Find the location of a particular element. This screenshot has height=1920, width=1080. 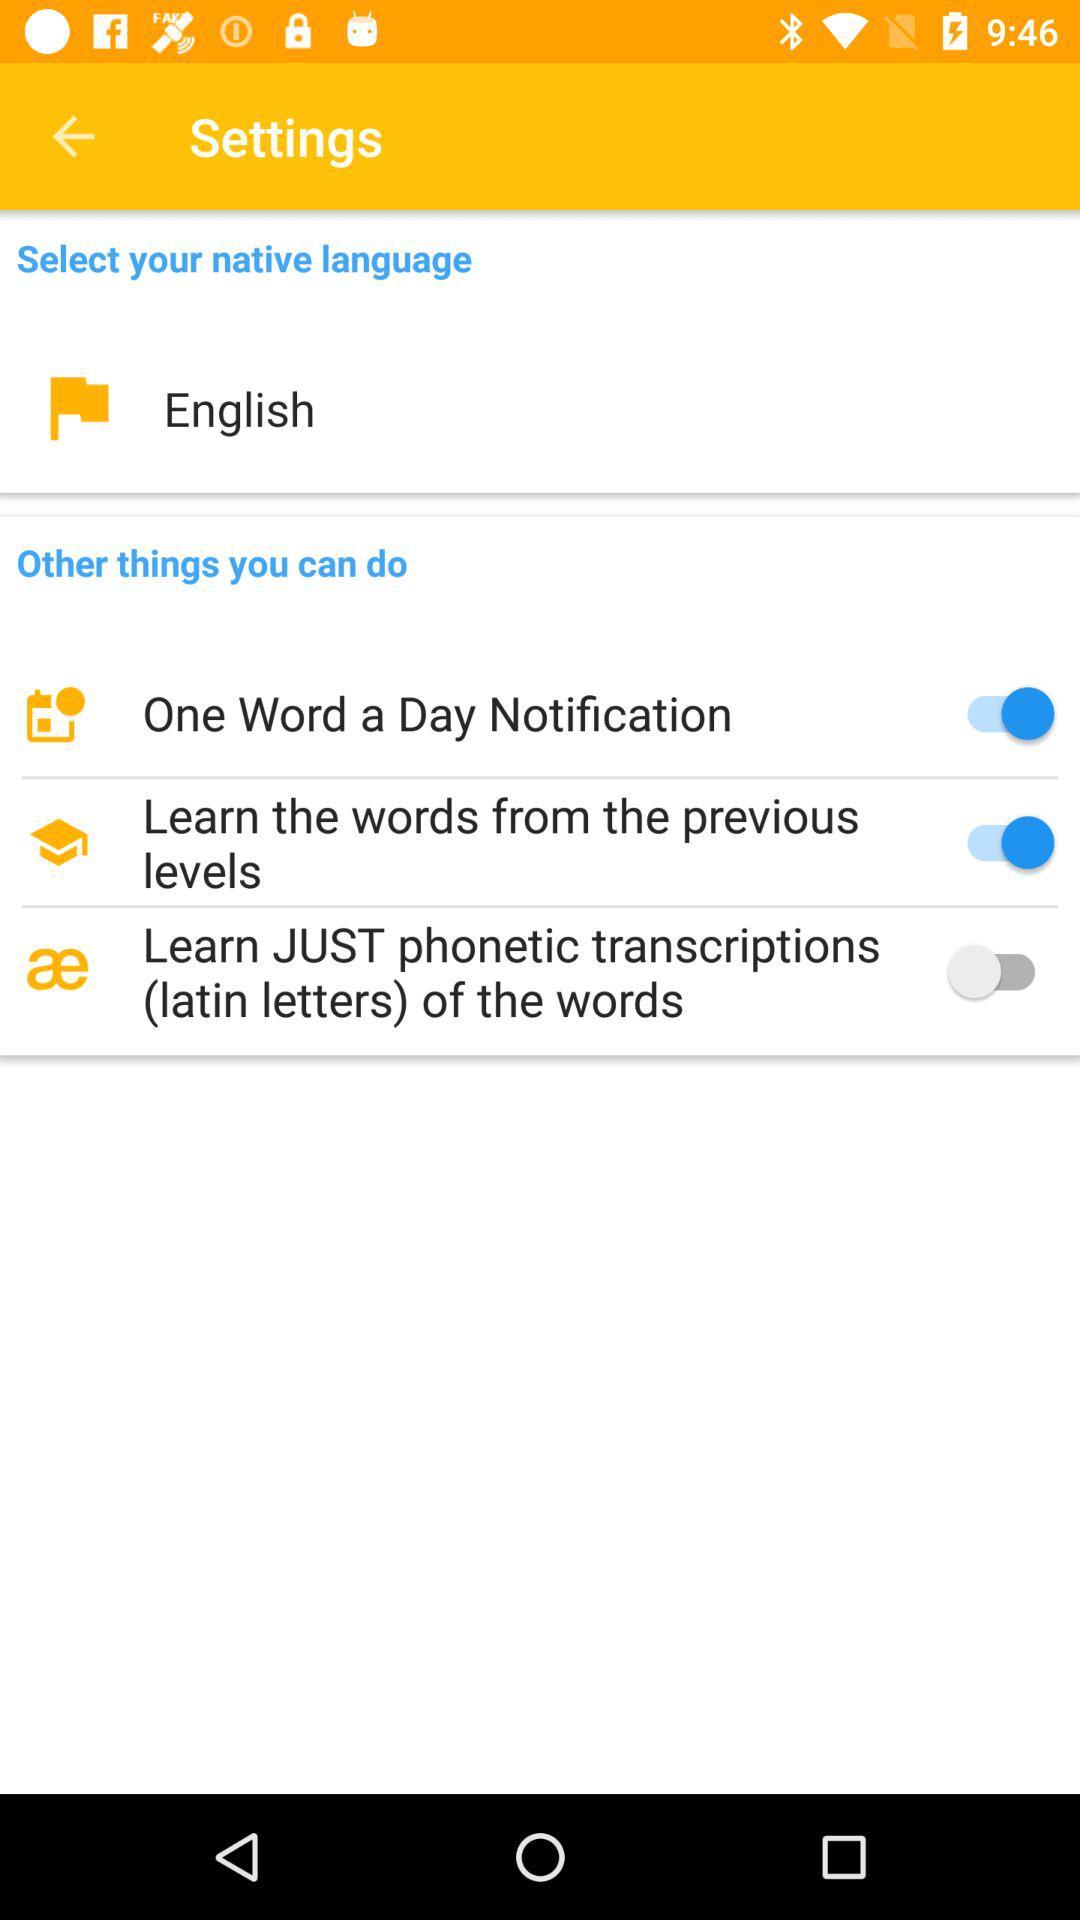

icon below other things you icon is located at coordinates (540, 713).